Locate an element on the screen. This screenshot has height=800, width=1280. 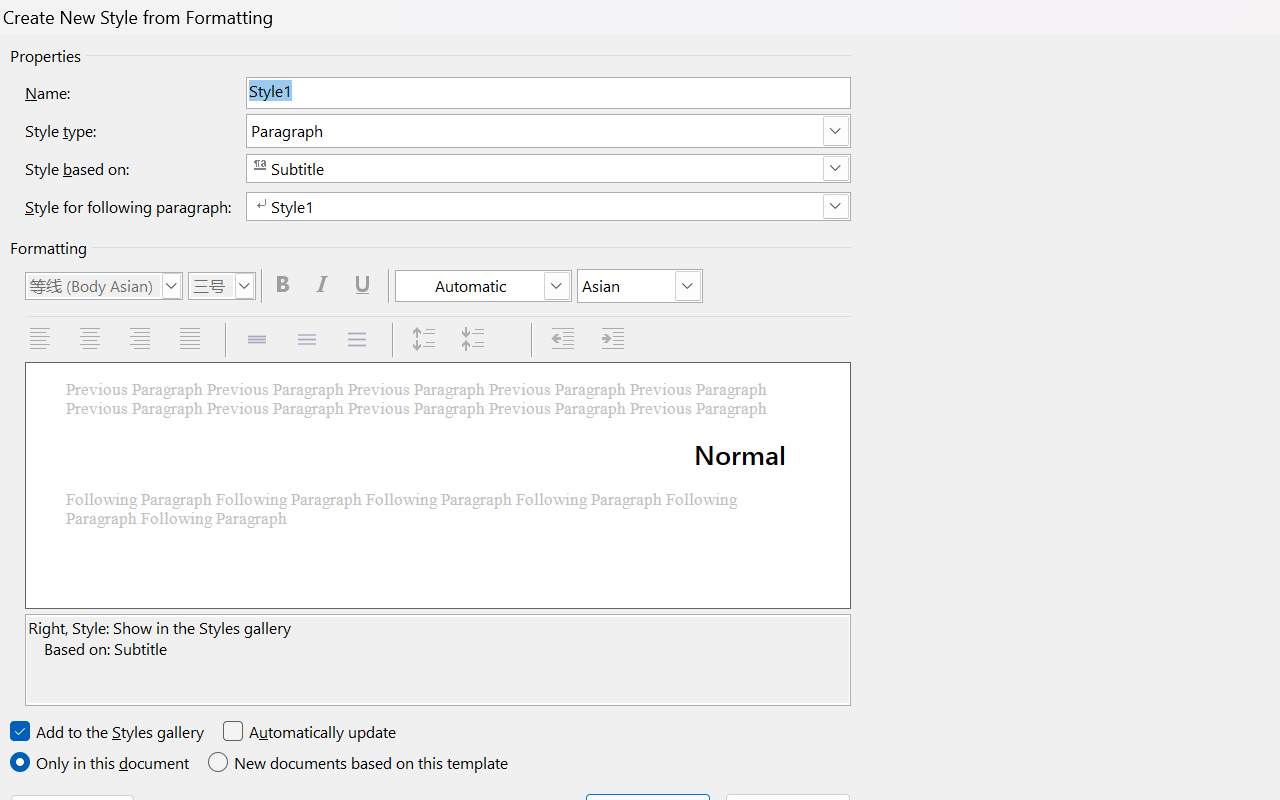
'Center' is located at coordinates (91, 339).